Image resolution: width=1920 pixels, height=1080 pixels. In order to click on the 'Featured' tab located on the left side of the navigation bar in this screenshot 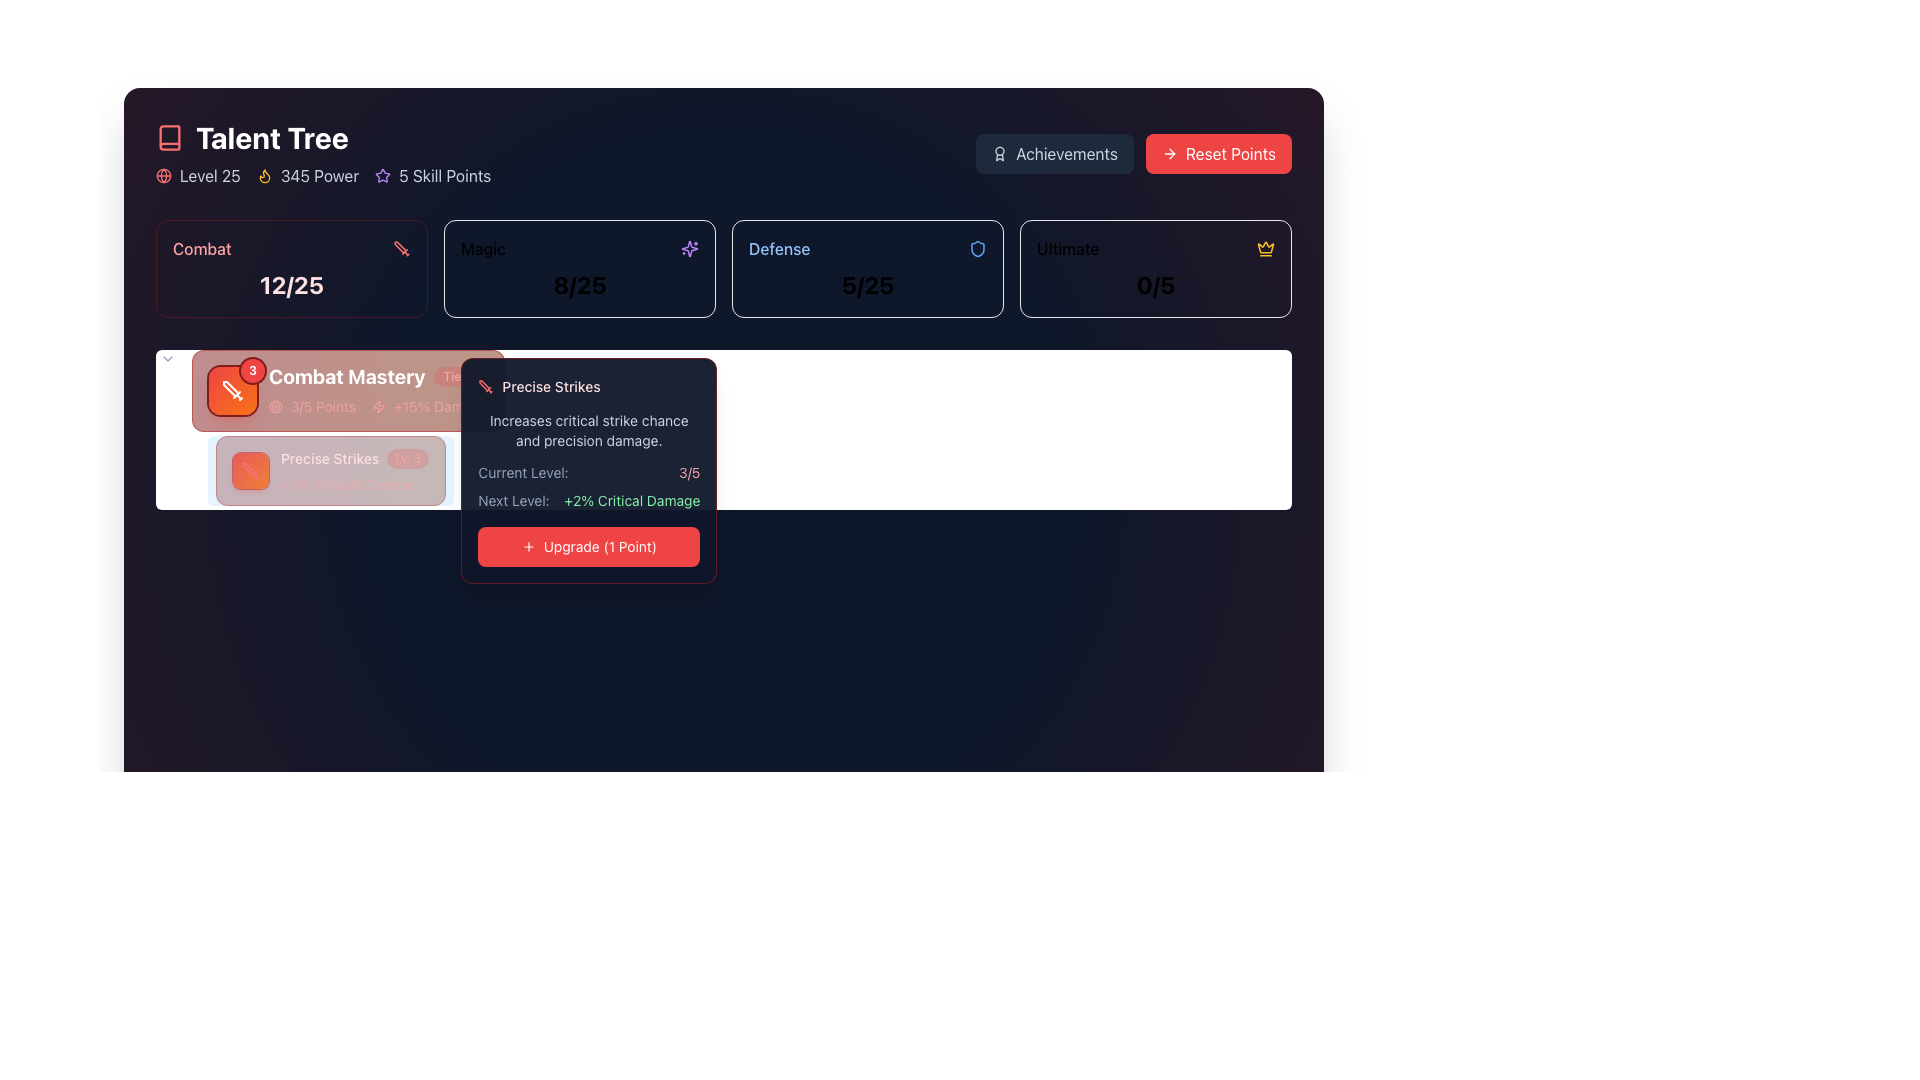, I will do `click(206, 149)`.